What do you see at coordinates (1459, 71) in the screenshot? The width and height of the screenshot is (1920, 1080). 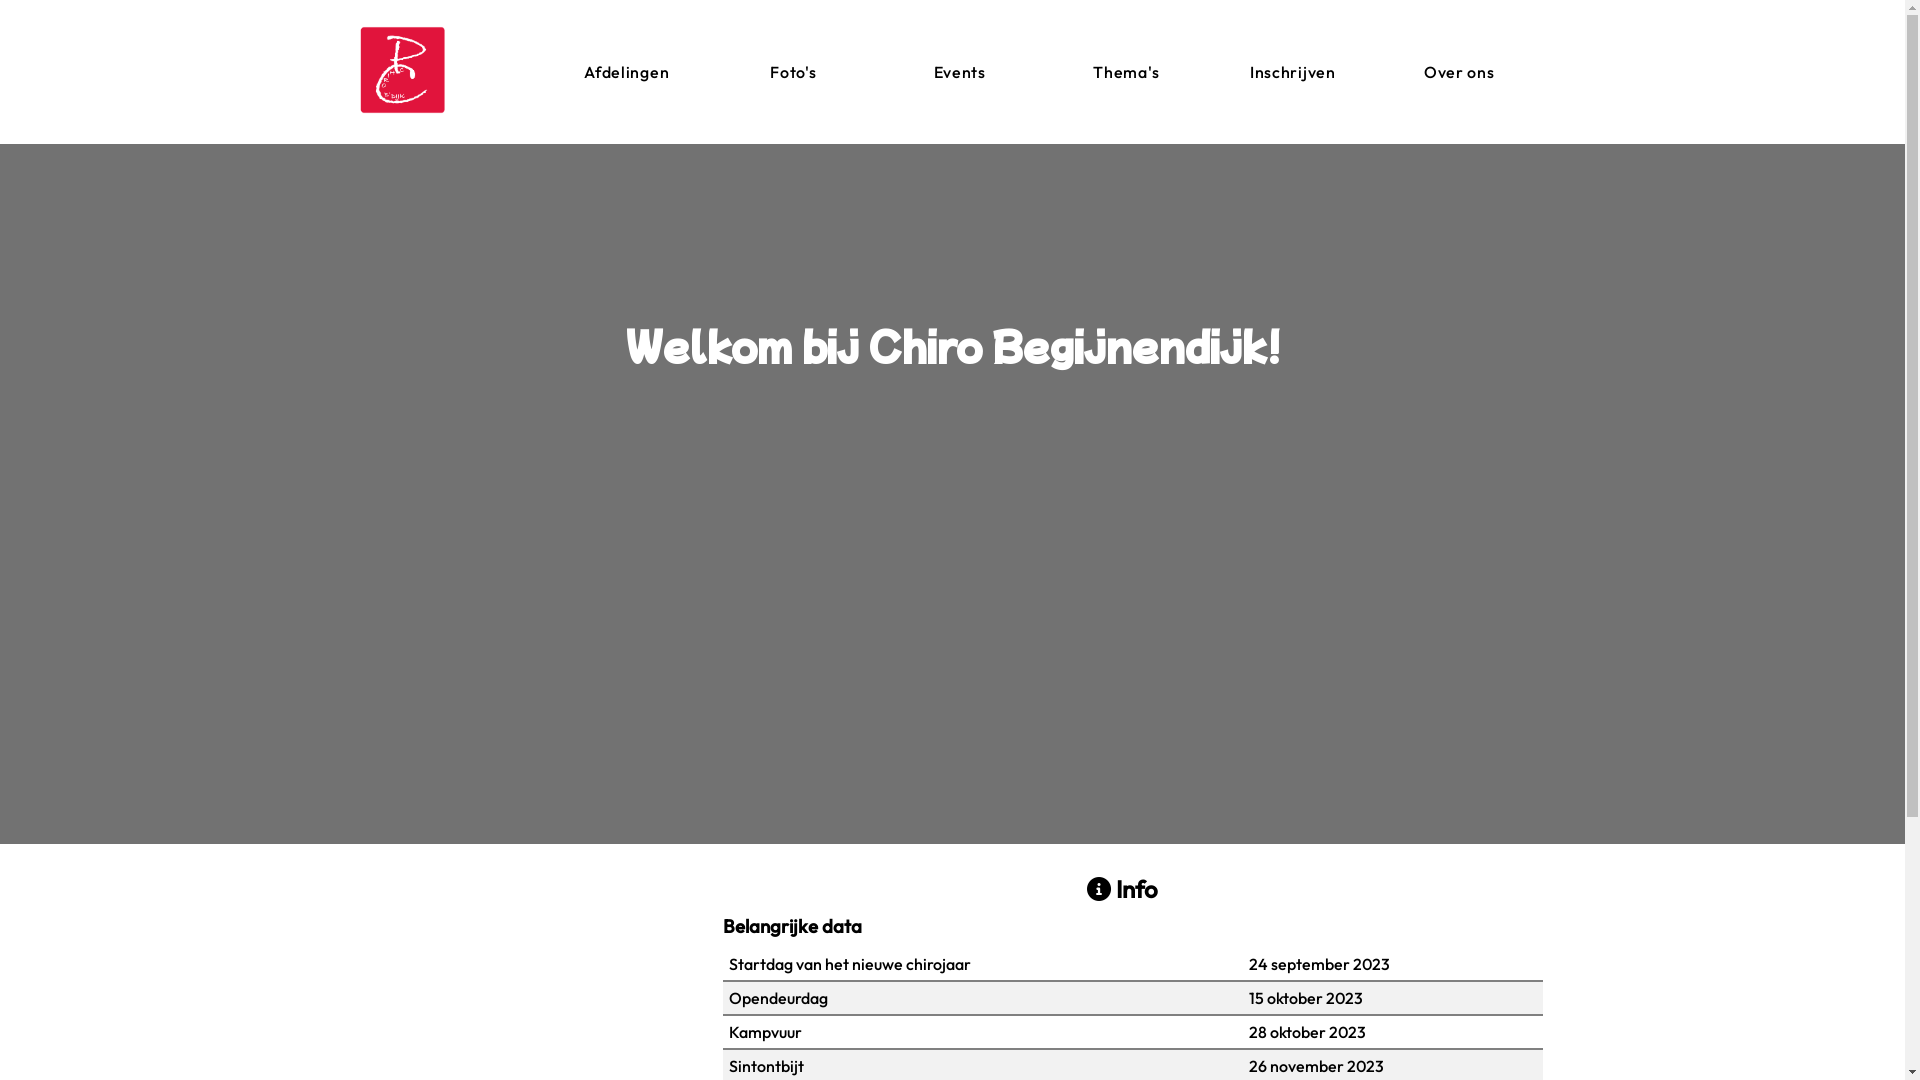 I see `'Over ons'` at bounding box center [1459, 71].